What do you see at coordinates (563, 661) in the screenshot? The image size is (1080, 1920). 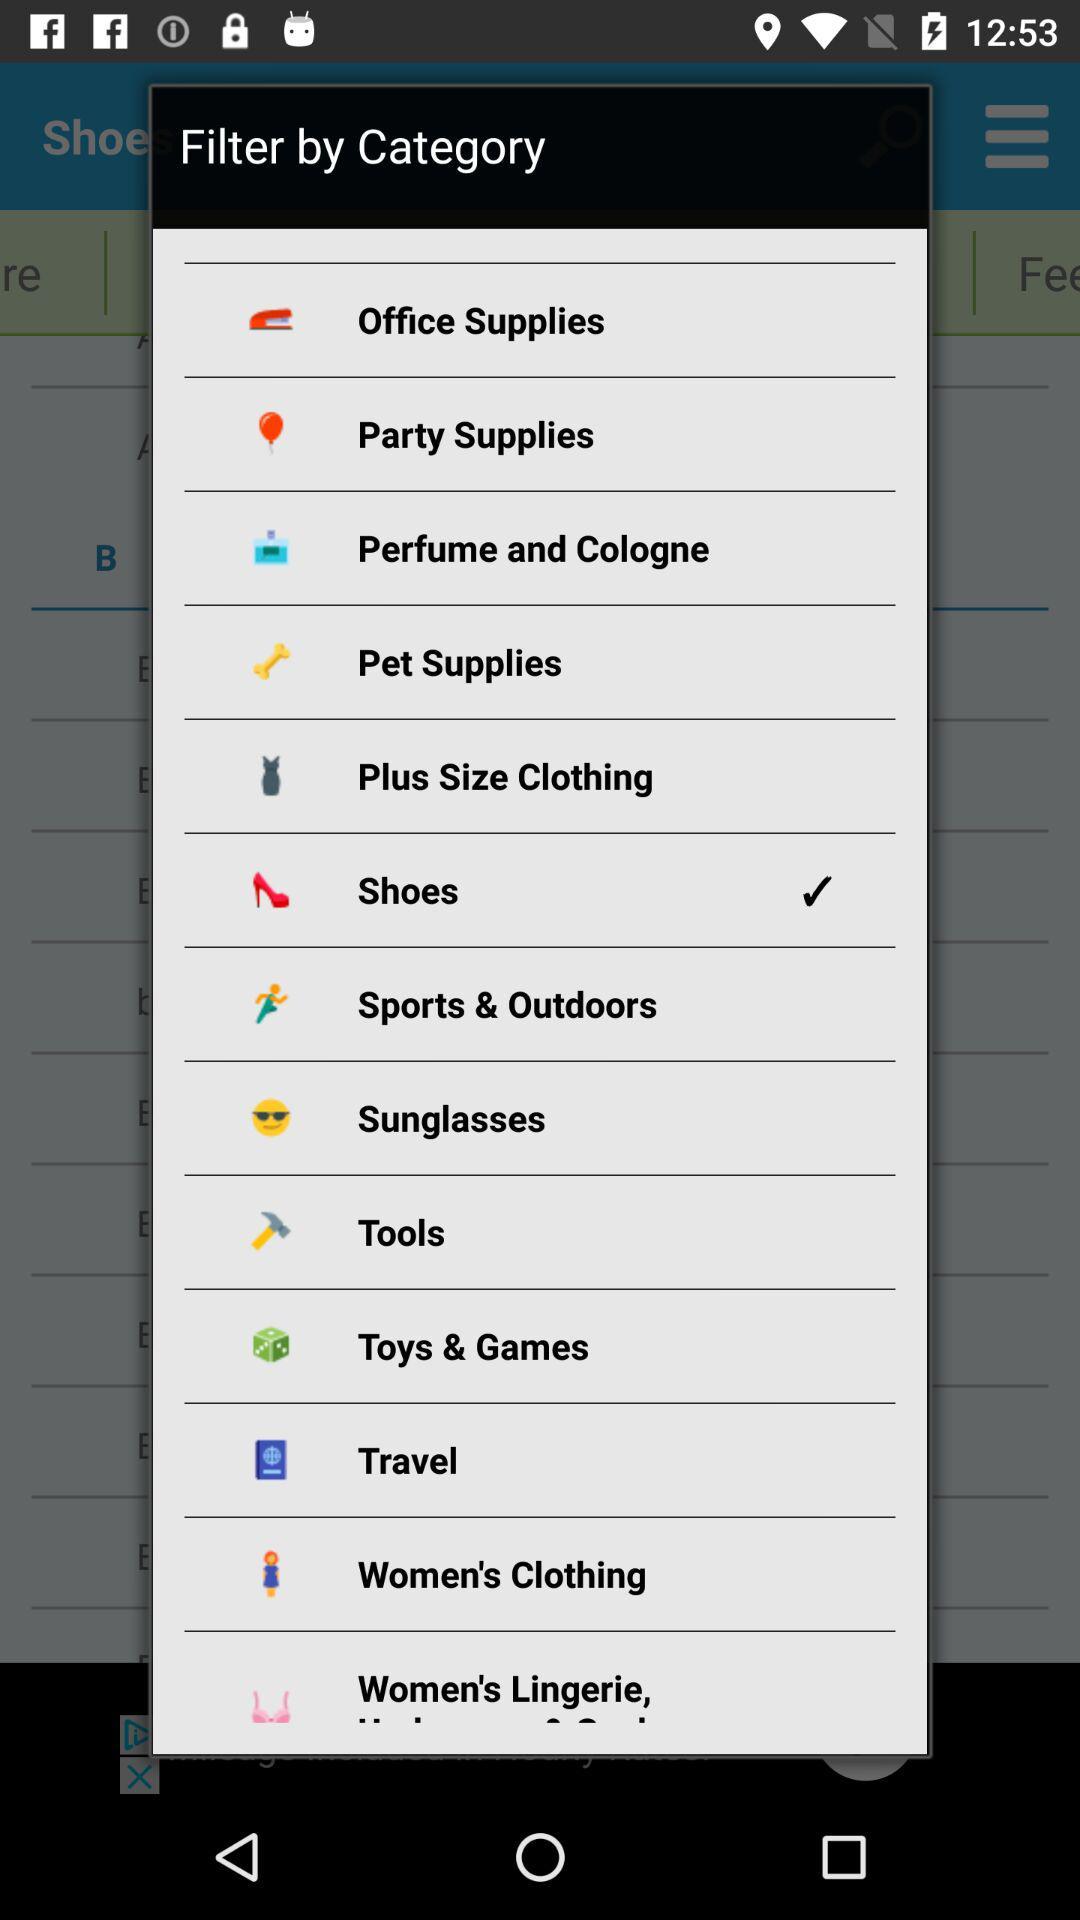 I see `the pet supplies app` at bounding box center [563, 661].